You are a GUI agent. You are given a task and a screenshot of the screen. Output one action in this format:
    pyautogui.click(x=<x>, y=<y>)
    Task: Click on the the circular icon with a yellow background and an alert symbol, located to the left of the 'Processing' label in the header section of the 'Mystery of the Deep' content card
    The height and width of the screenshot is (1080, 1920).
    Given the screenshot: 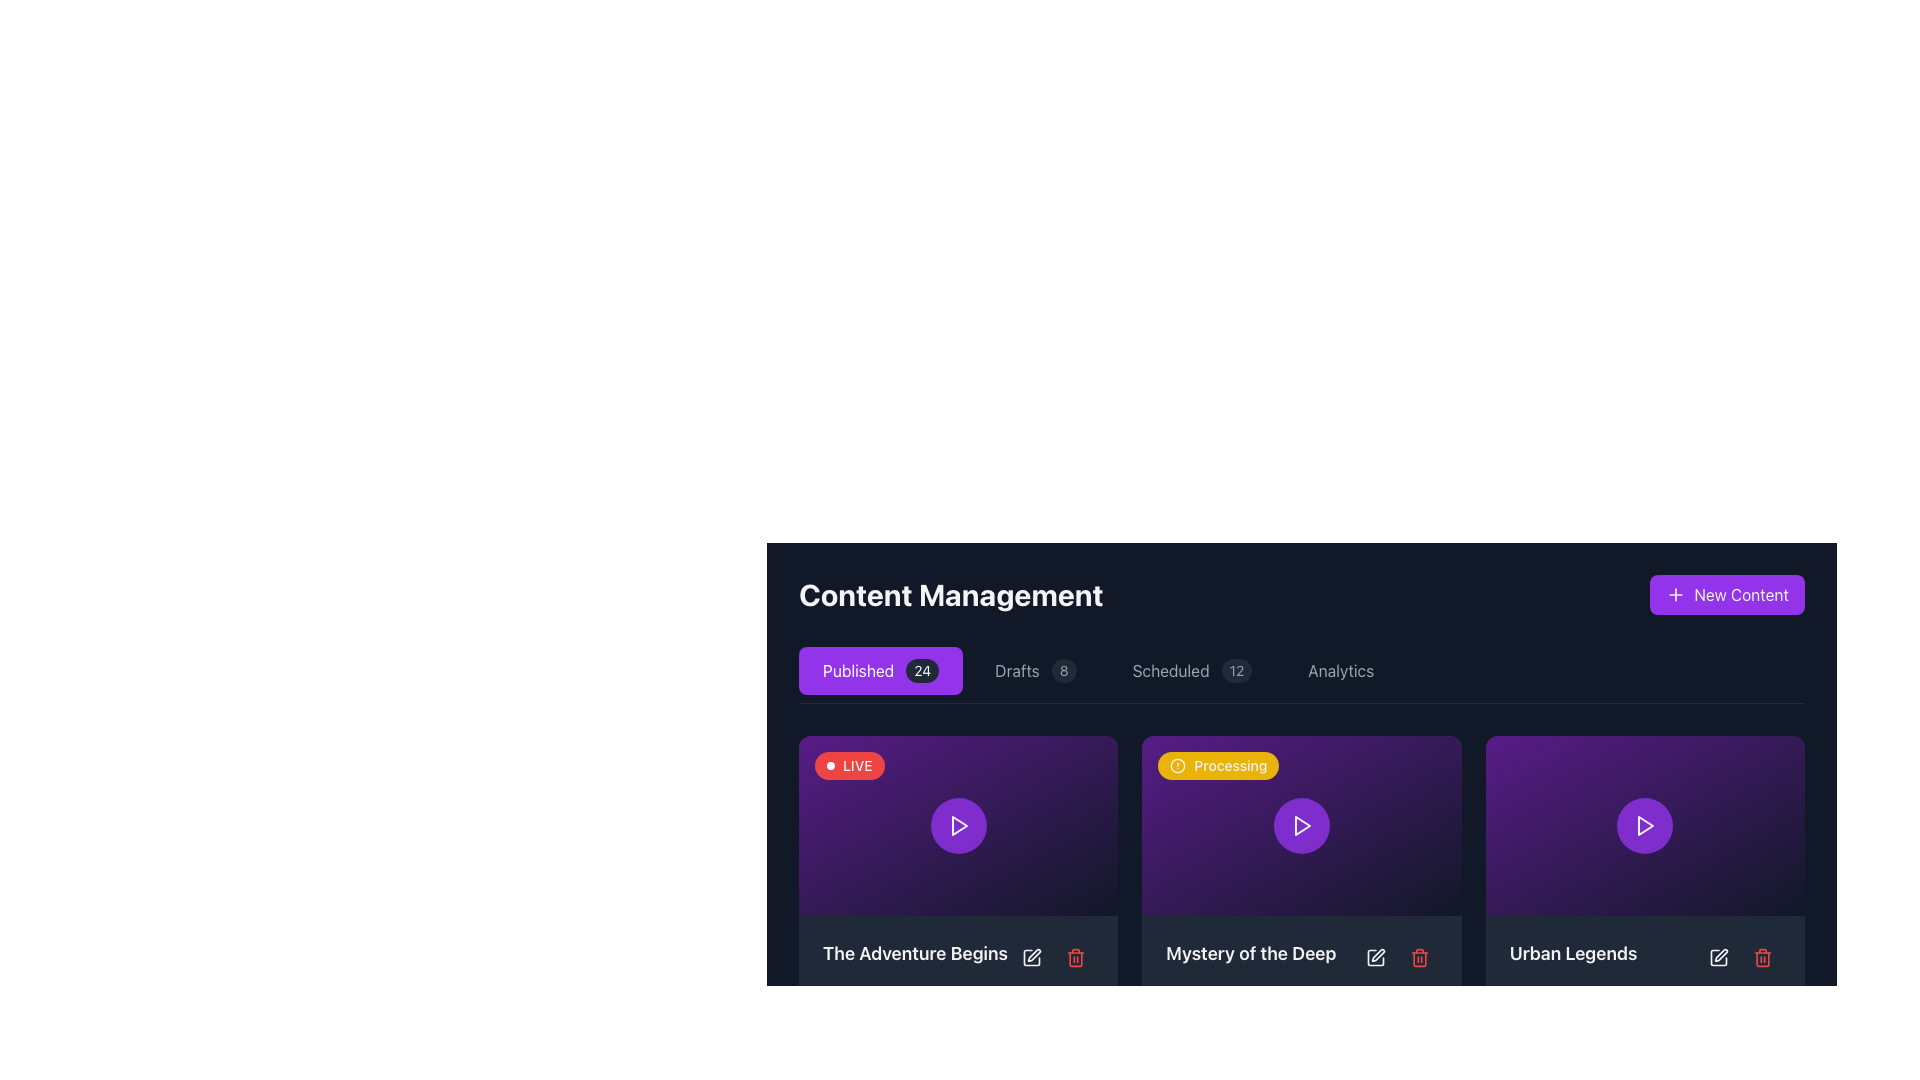 What is the action you would take?
    pyautogui.click(x=1178, y=765)
    